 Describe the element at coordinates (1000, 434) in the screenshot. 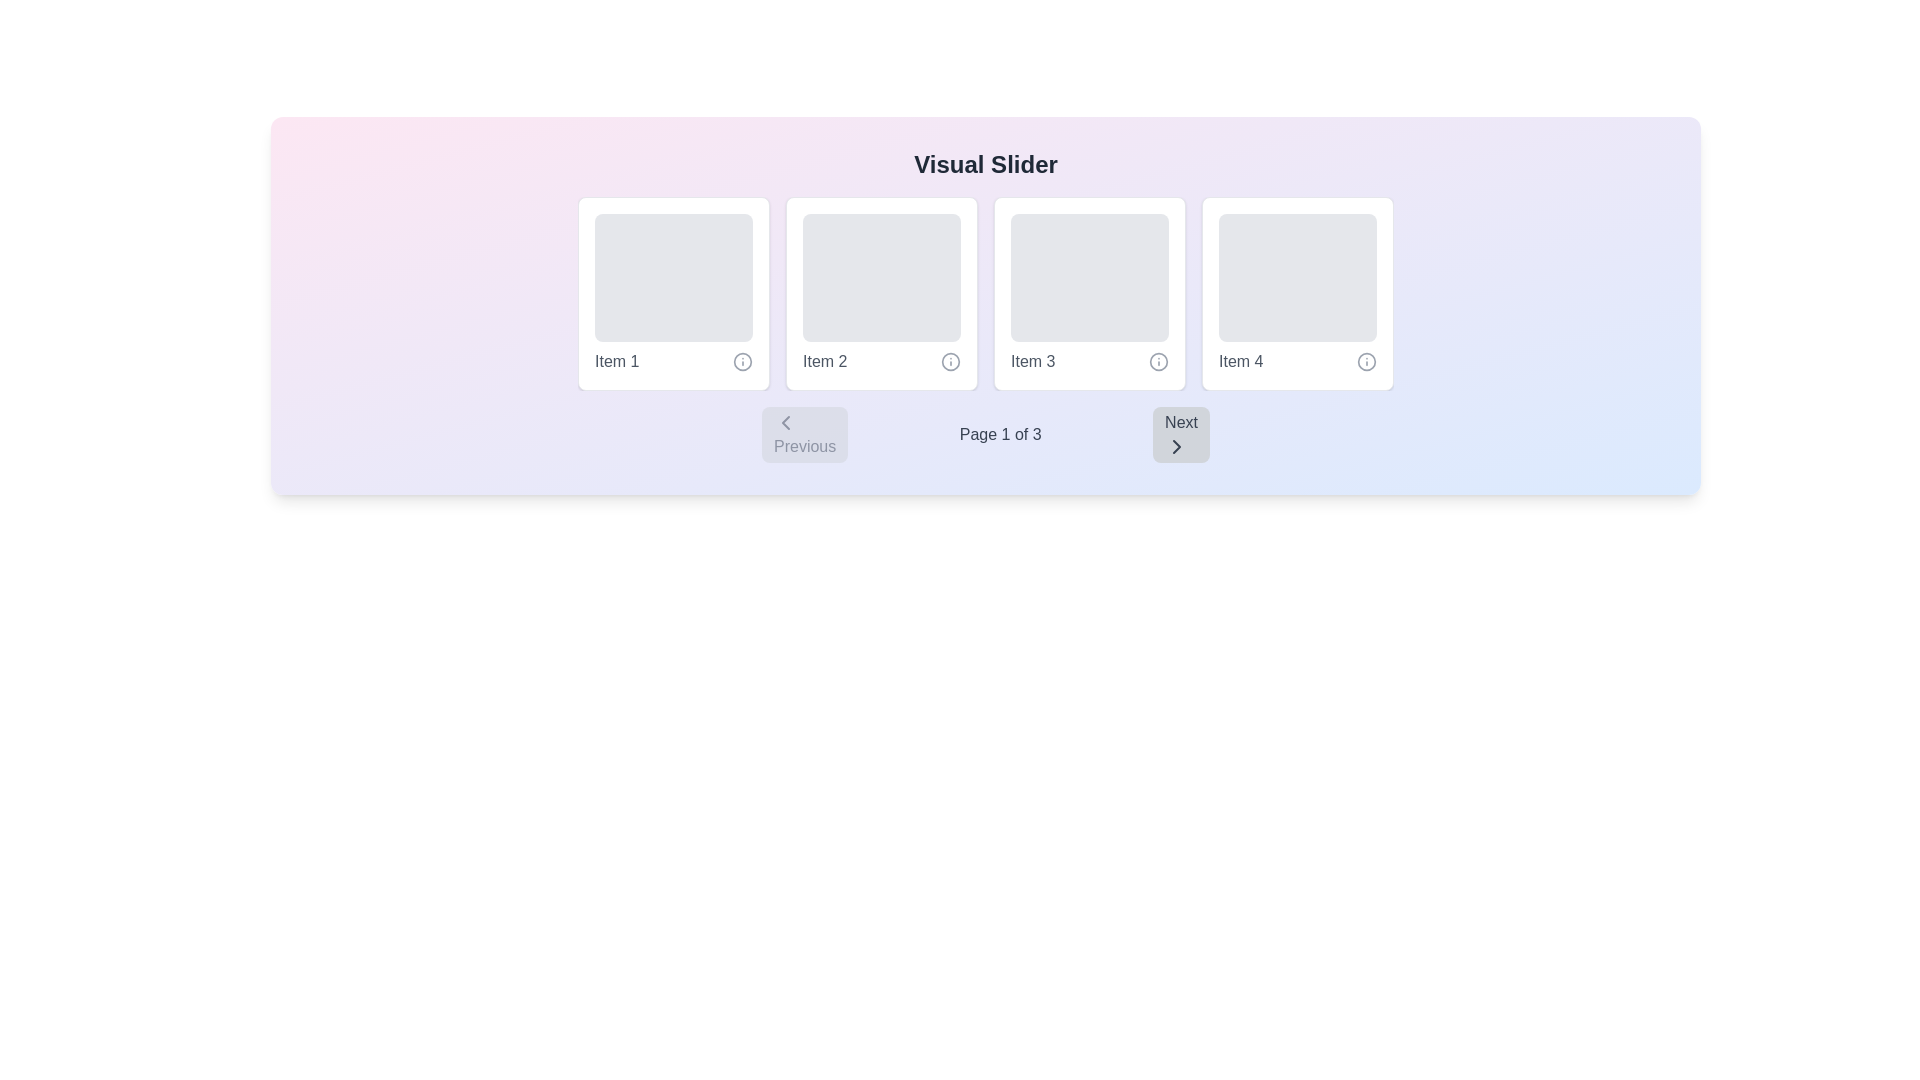

I see `the static text label that indicates 'Page 1 out of 3', located between the 'Previous' and 'Next' buttons in the navigation control bar` at that location.